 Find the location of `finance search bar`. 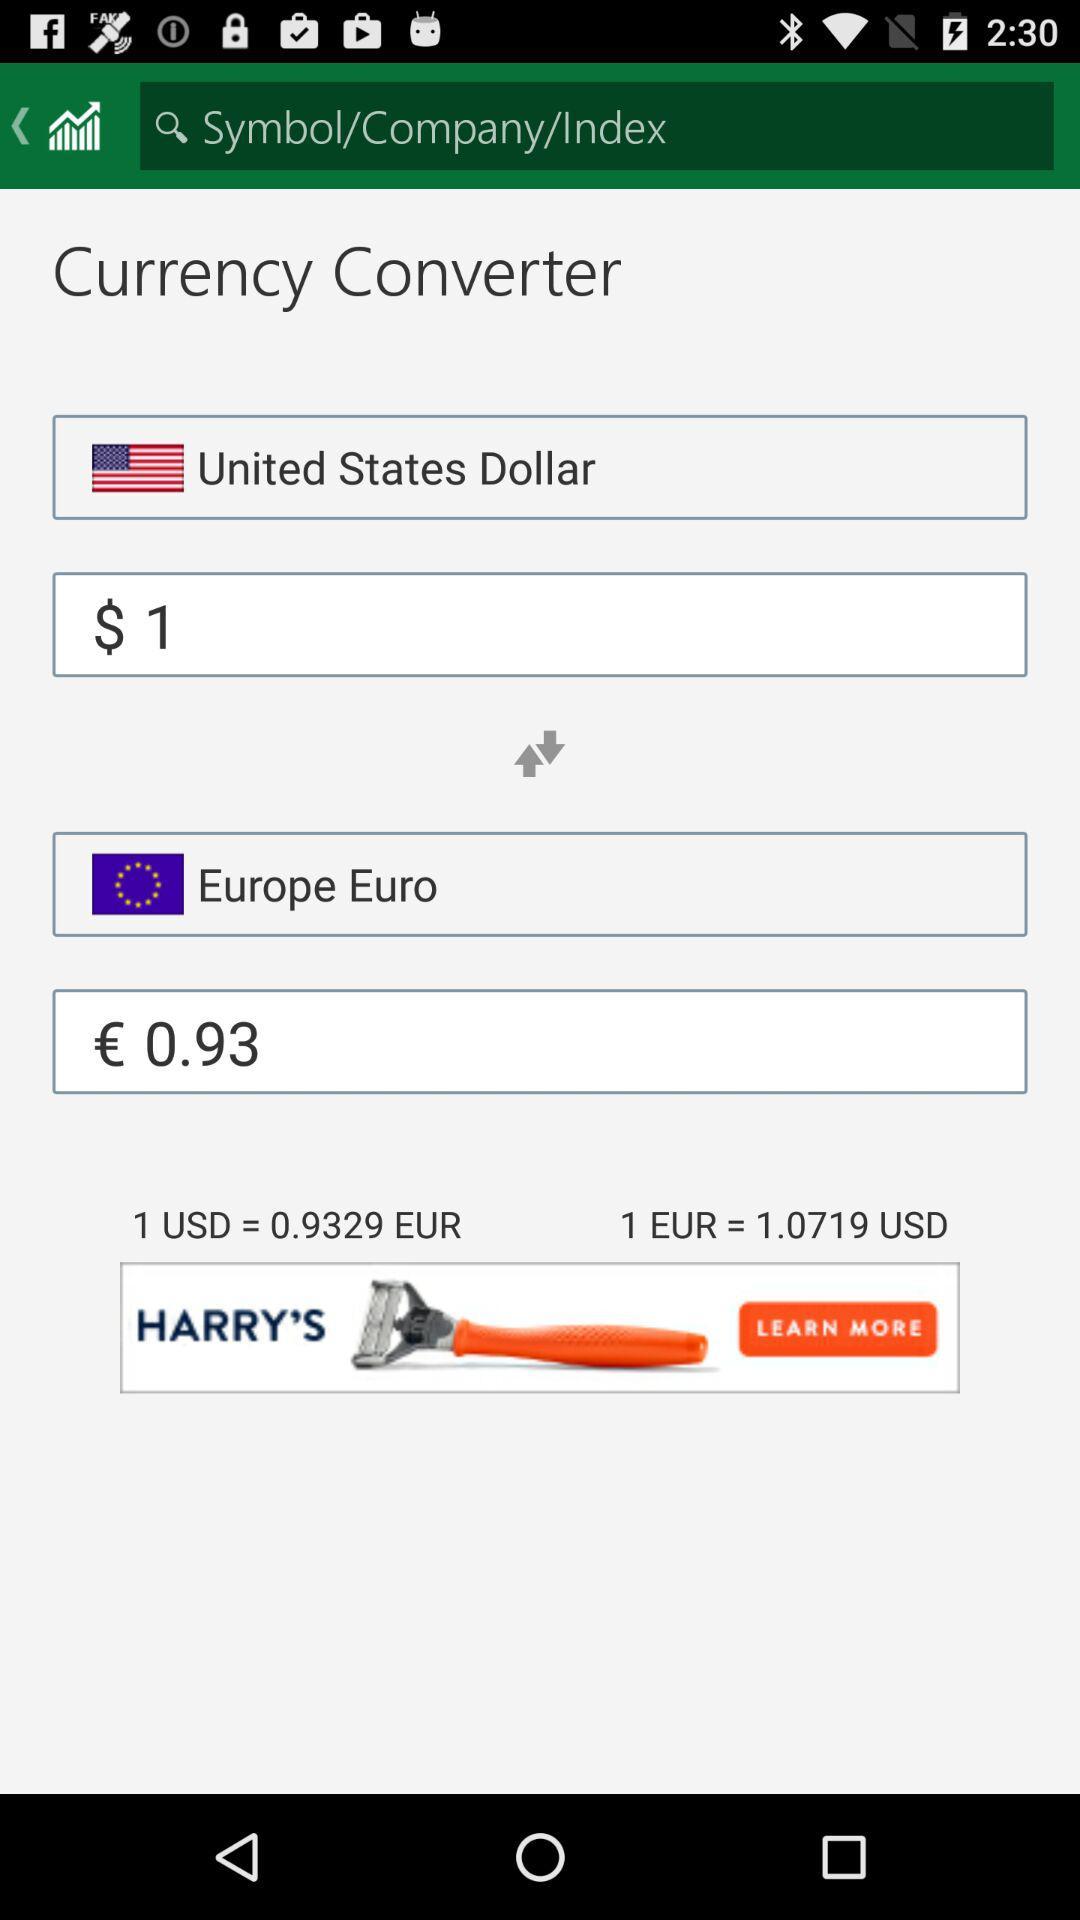

finance search bar is located at coordinates (596, 124).